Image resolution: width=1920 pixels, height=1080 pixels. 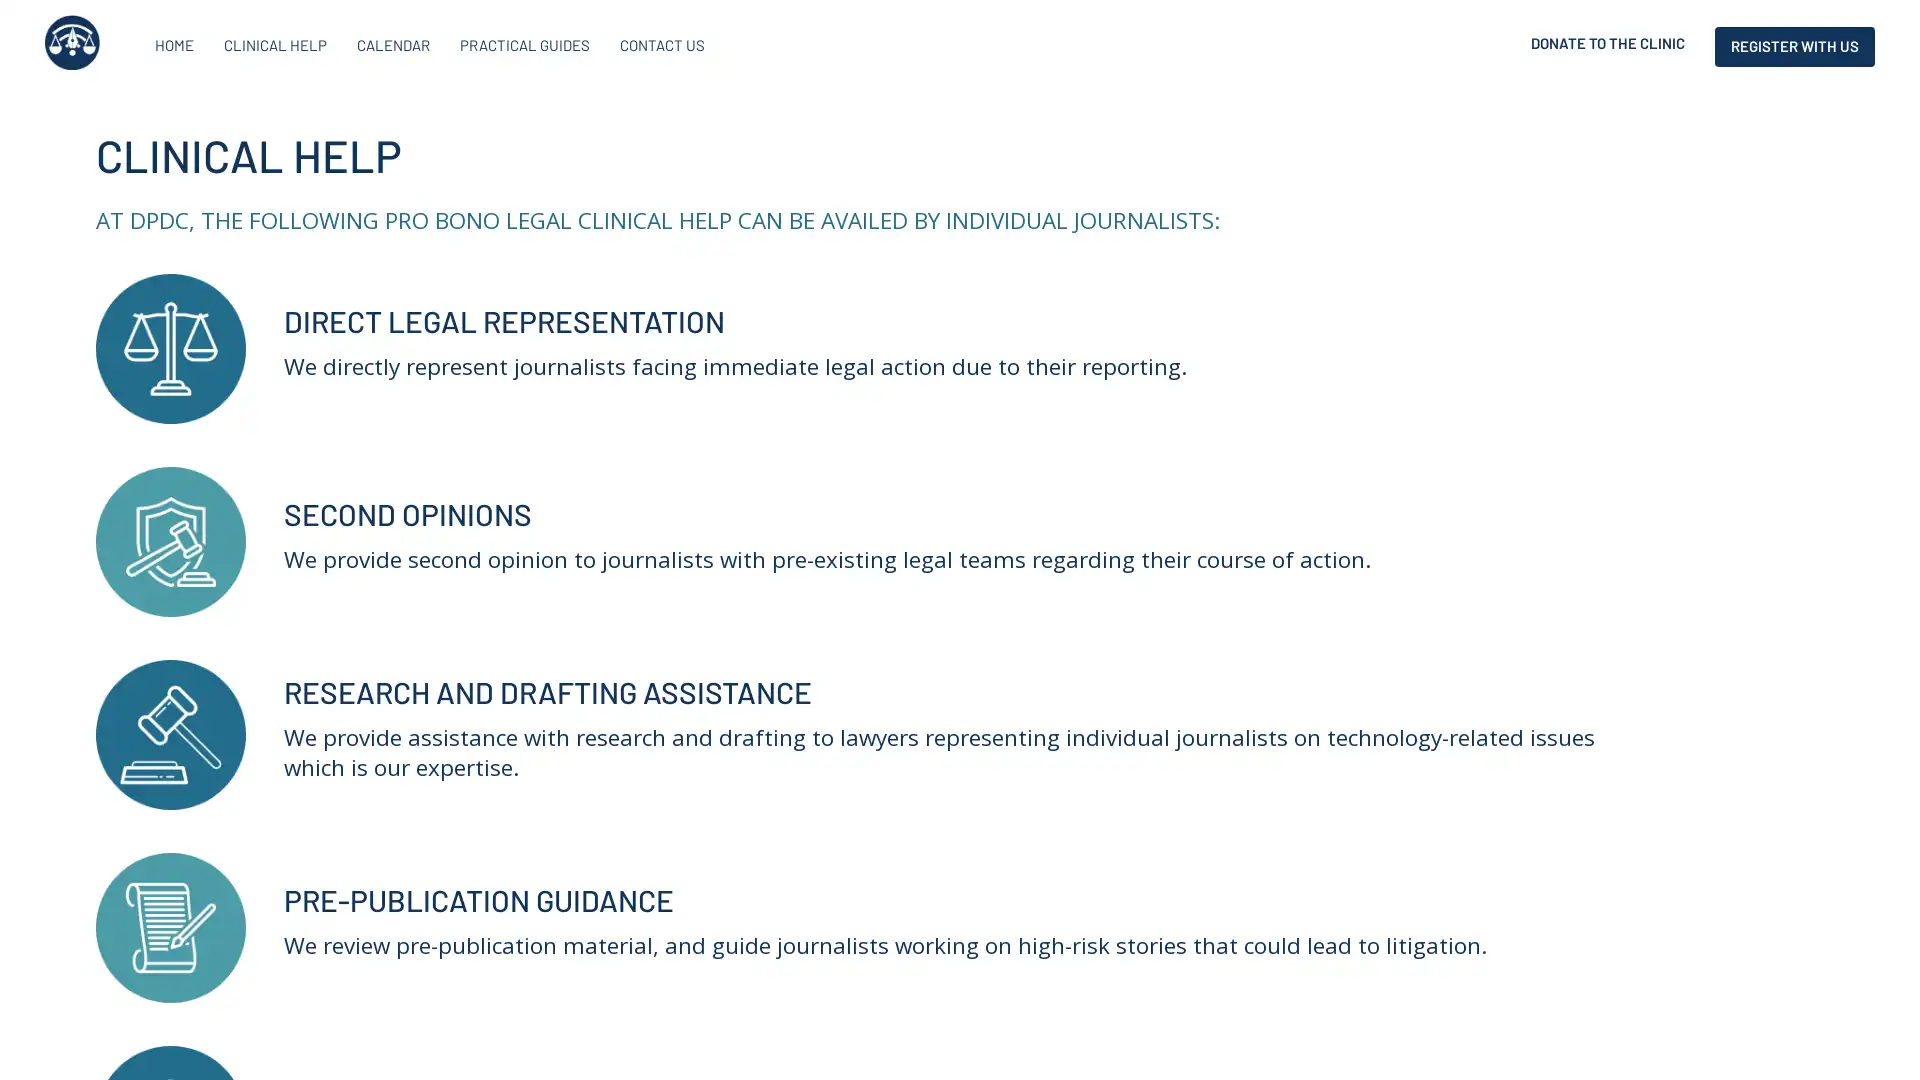 I want to click on DONATE TO THE CLINIC, so click(x=1608, y=45).